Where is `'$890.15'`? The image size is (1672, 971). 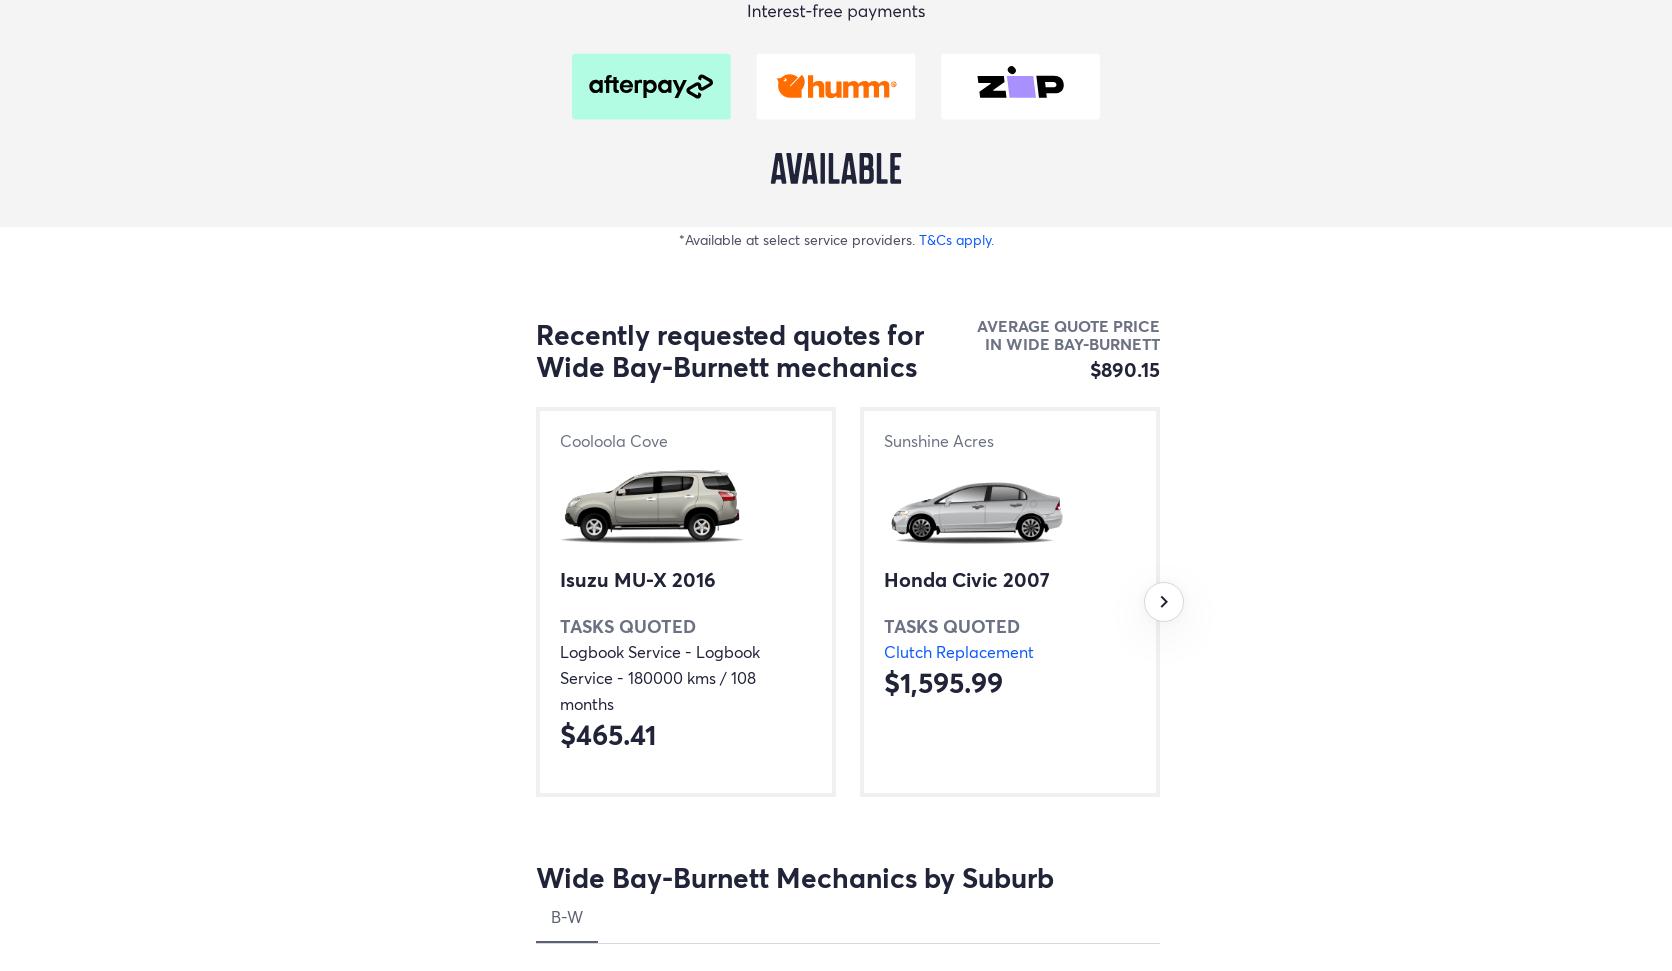
'$890.15' is located at coordinates (1089, 368).